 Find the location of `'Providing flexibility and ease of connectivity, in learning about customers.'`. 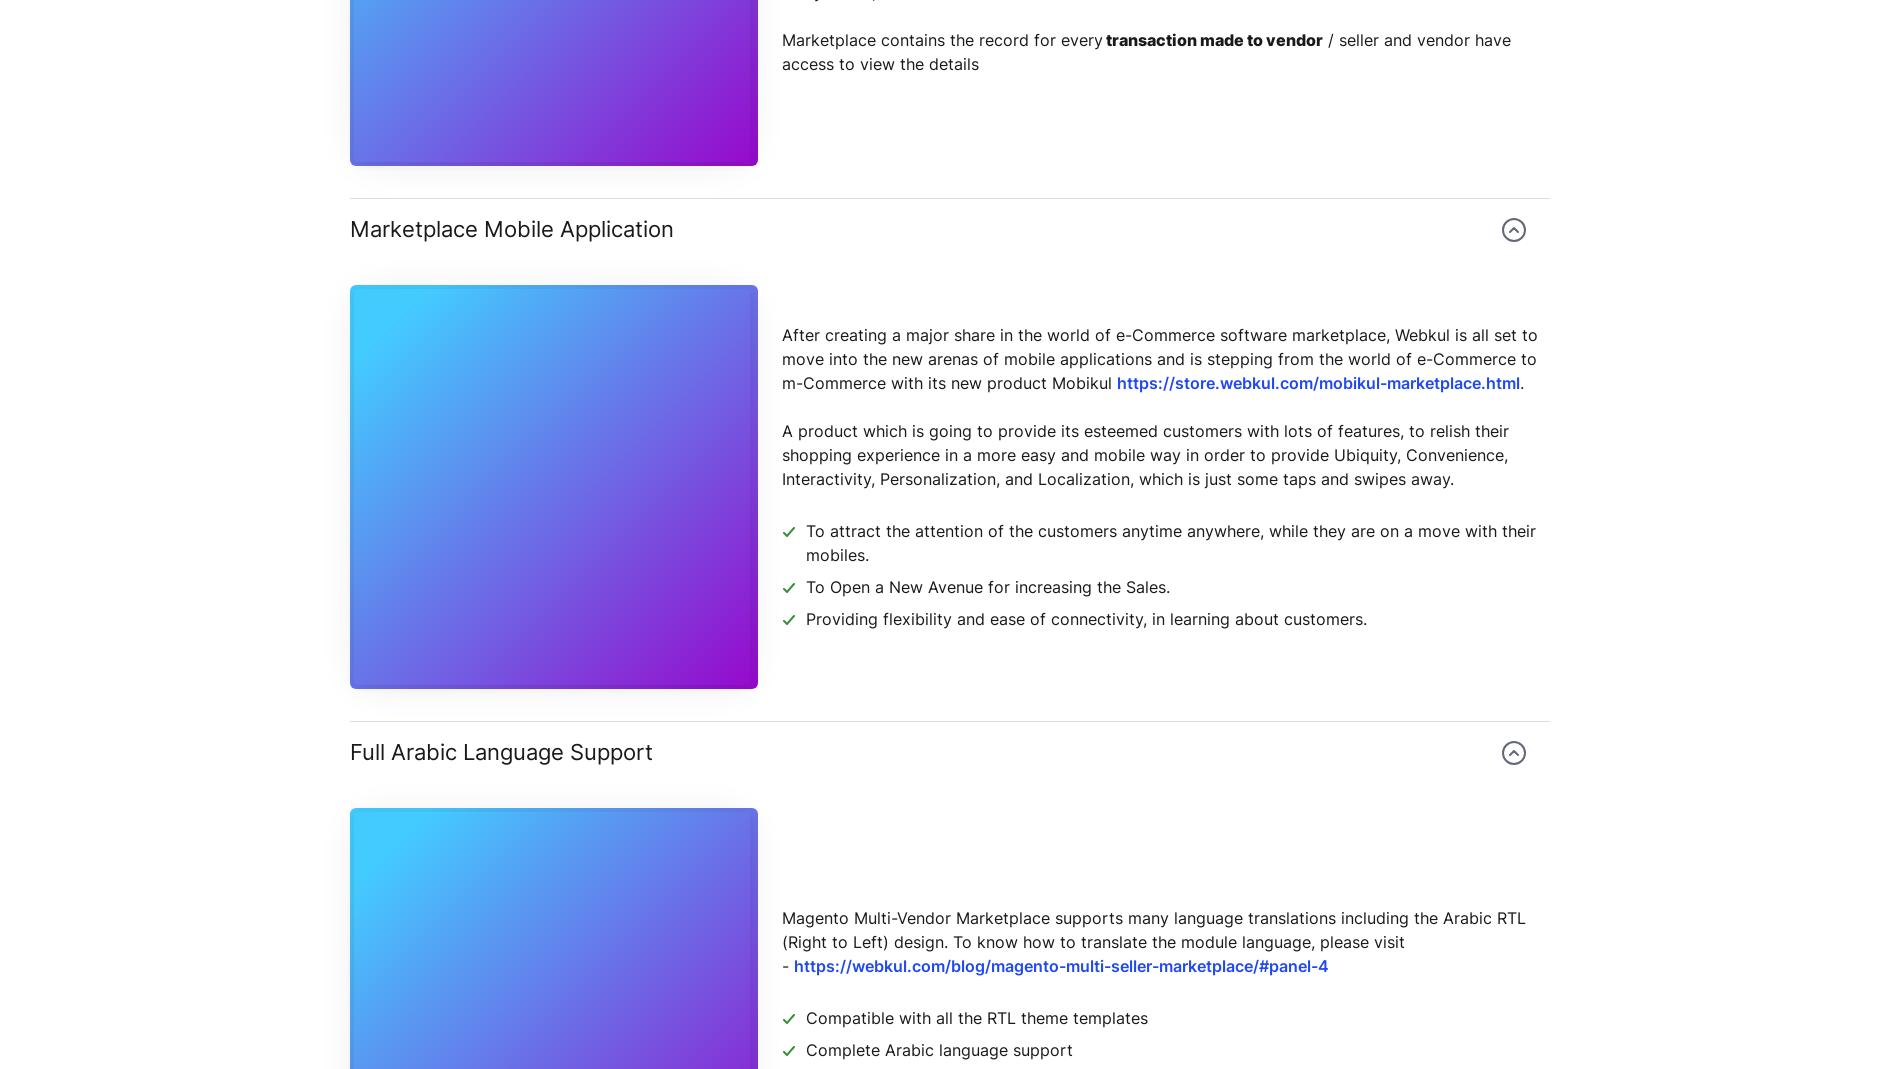

'Providing flexibility and ease of connectivity, in learning about customers.' is located at coordinates (1086, 618).